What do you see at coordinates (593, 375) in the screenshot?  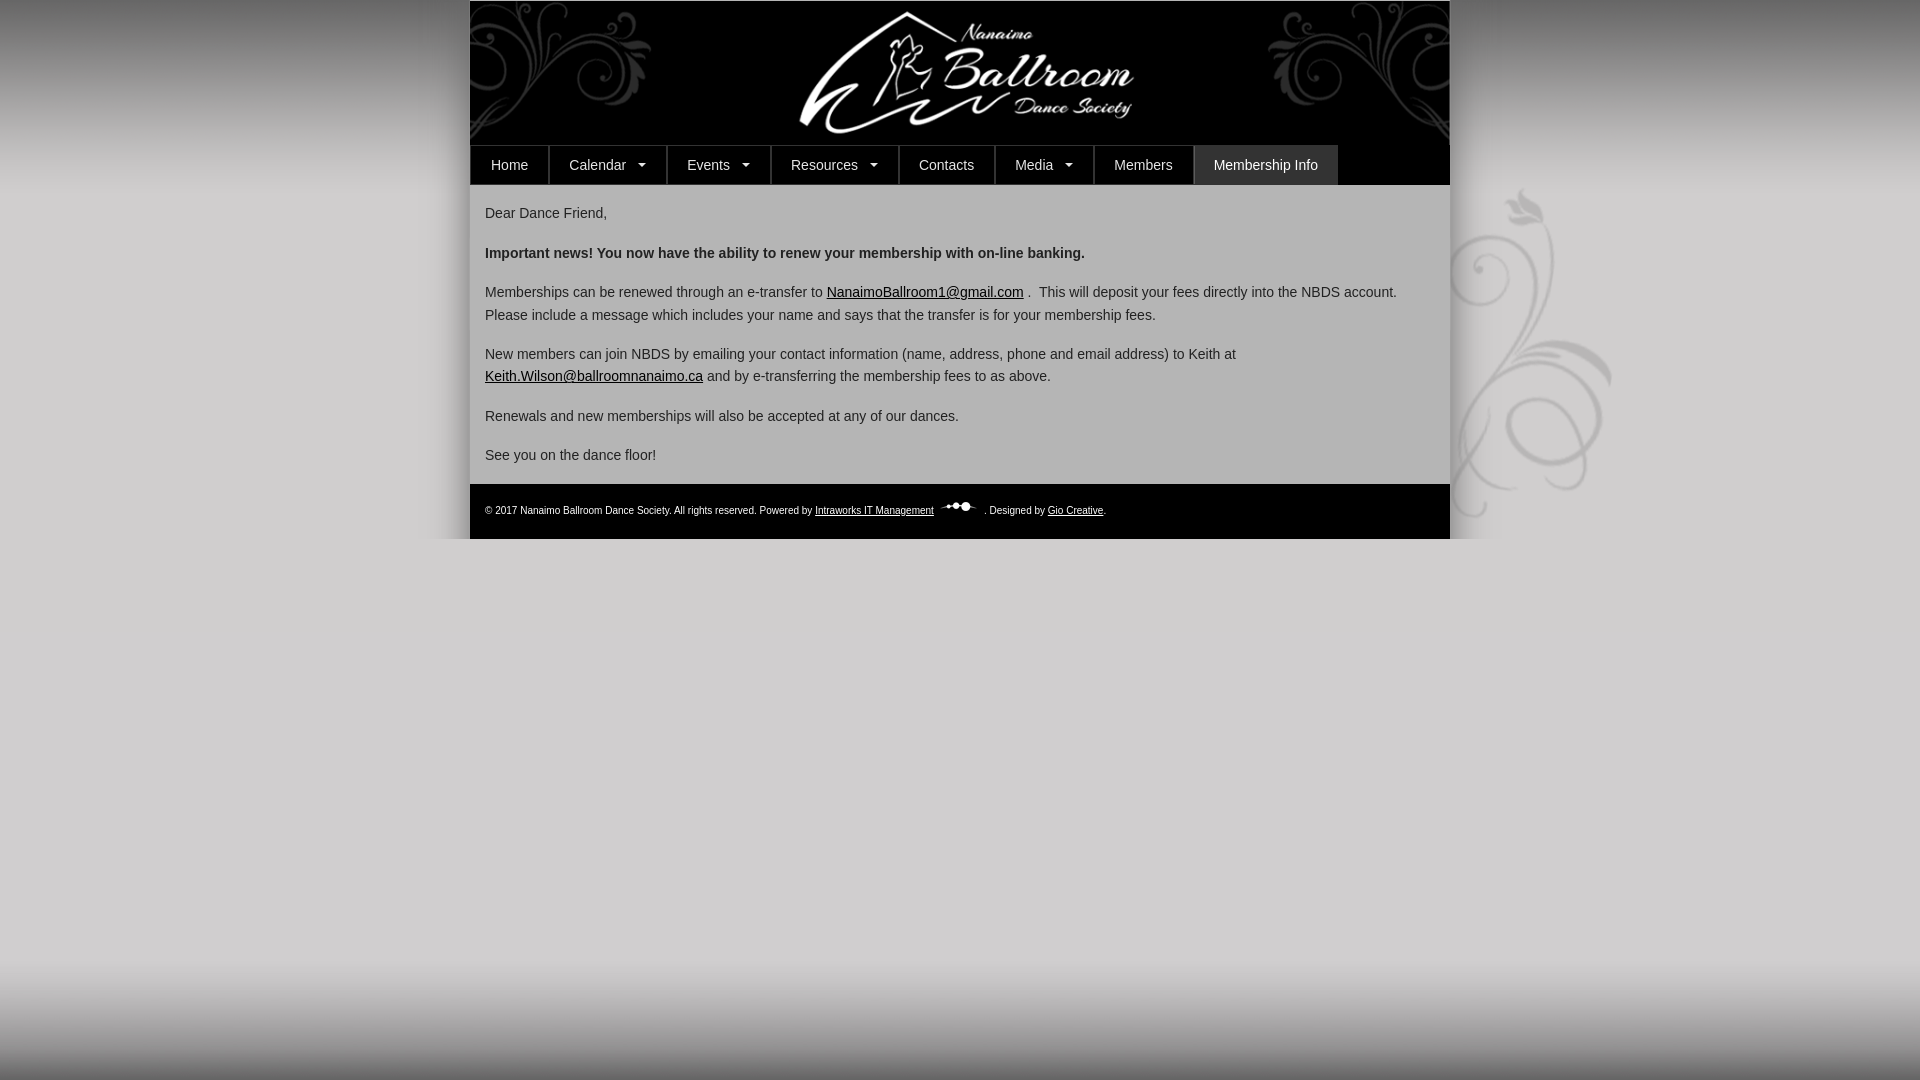 I see `'Keith.Wilson@ballroomnanaimo.ca'` at bounding box center [593, 375].